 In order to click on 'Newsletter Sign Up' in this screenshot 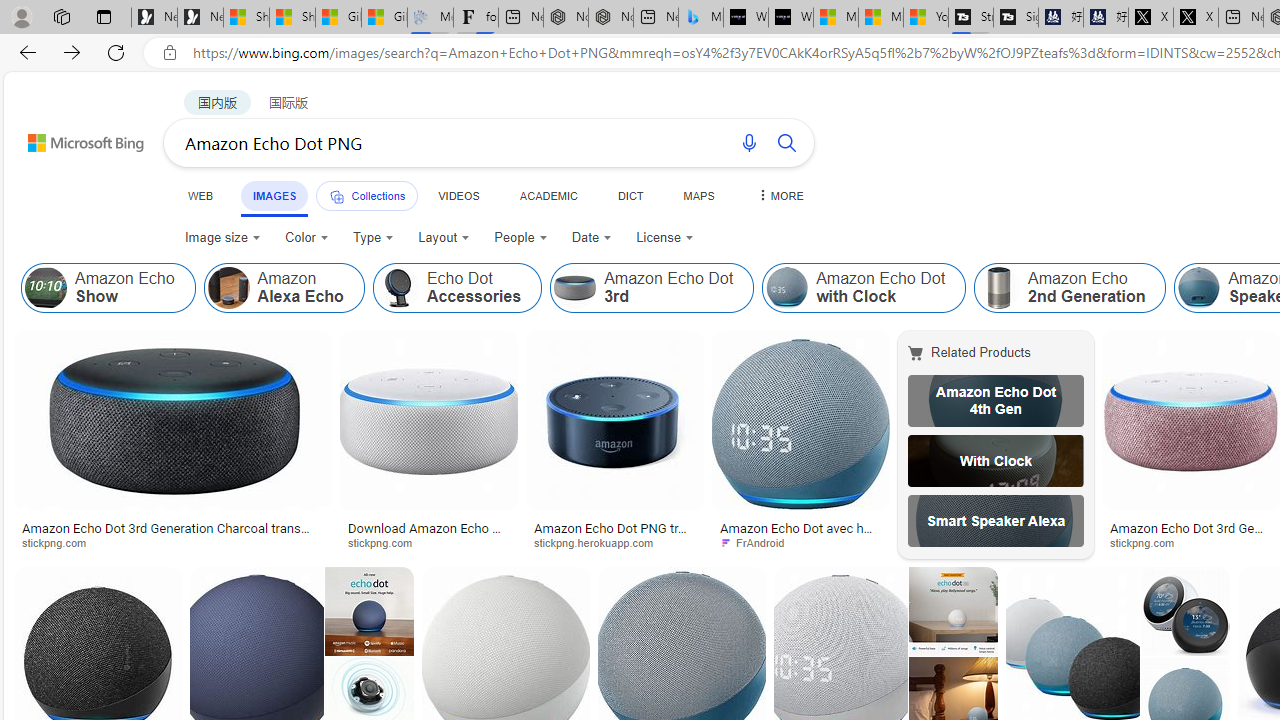, I will do `click(200, 17)`.